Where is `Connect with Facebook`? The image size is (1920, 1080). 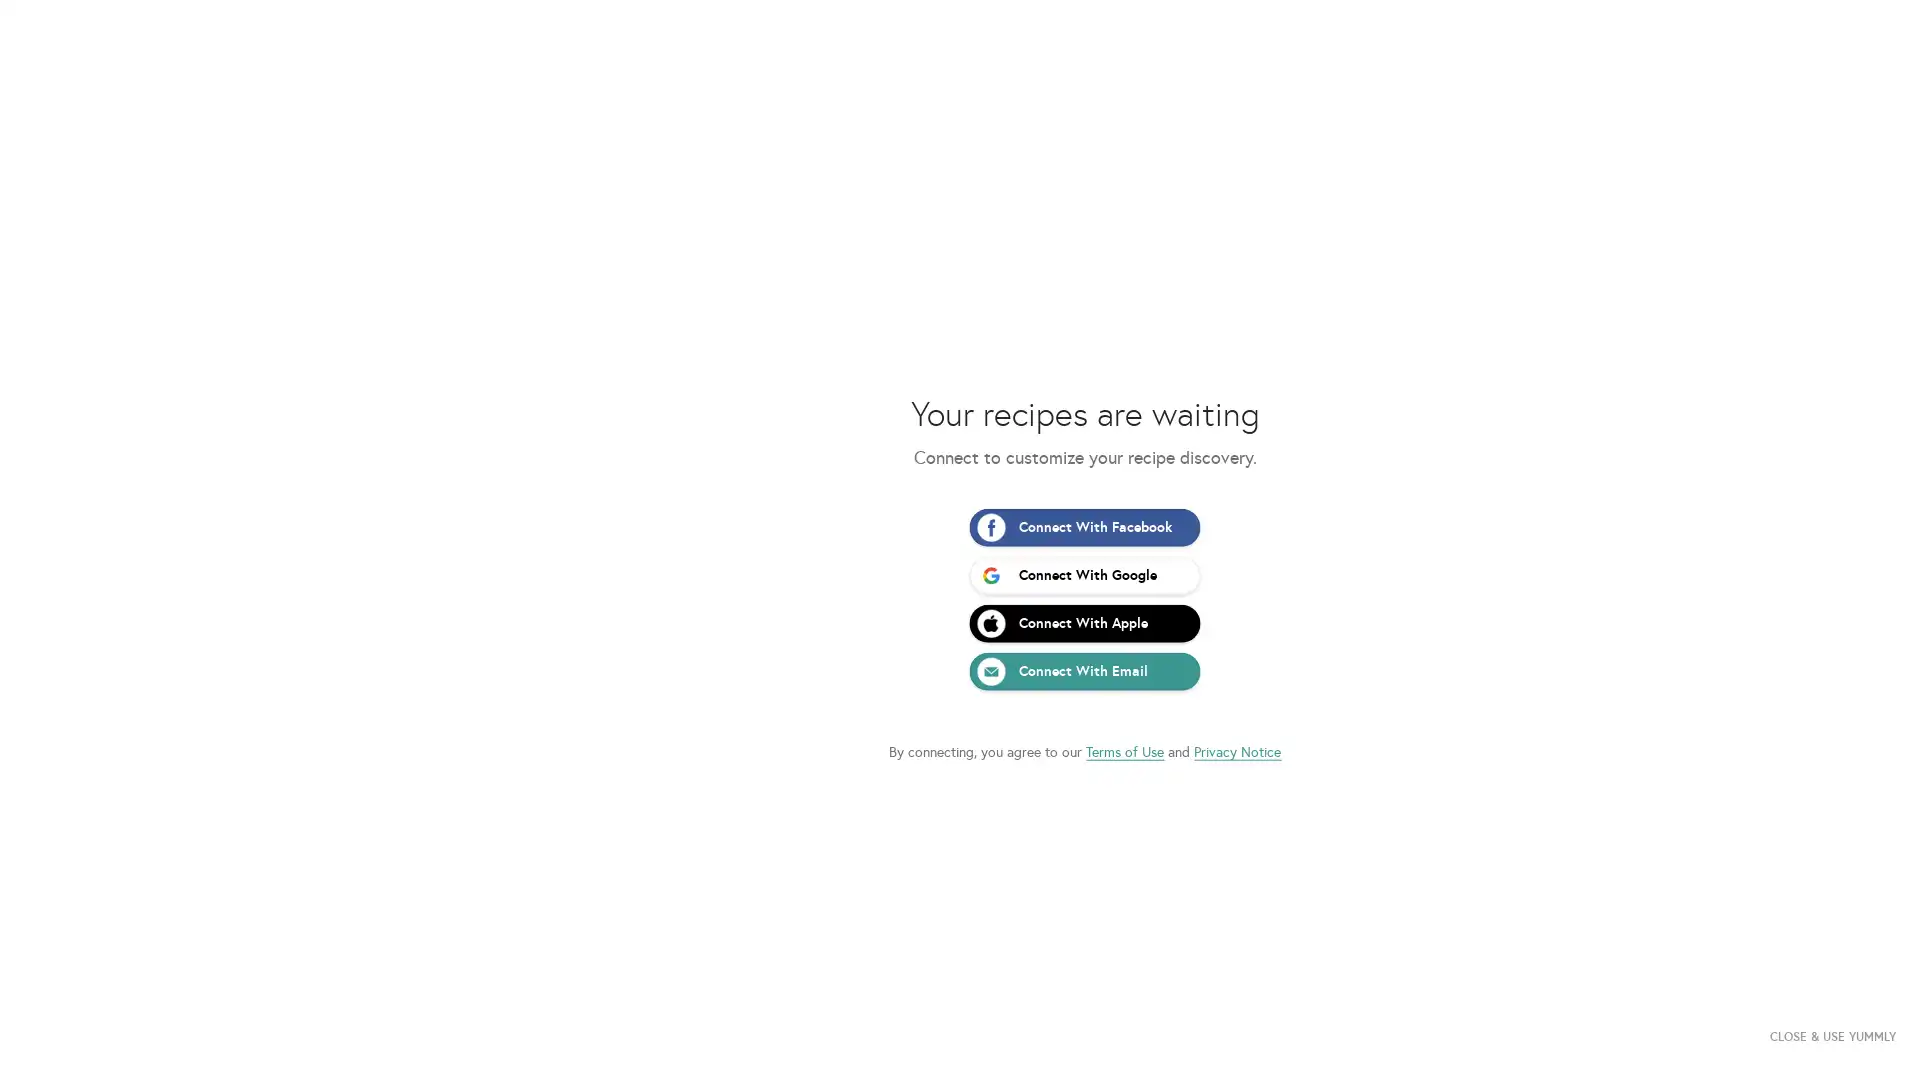 Connect with Facebook is located at coordinates (958, 526).